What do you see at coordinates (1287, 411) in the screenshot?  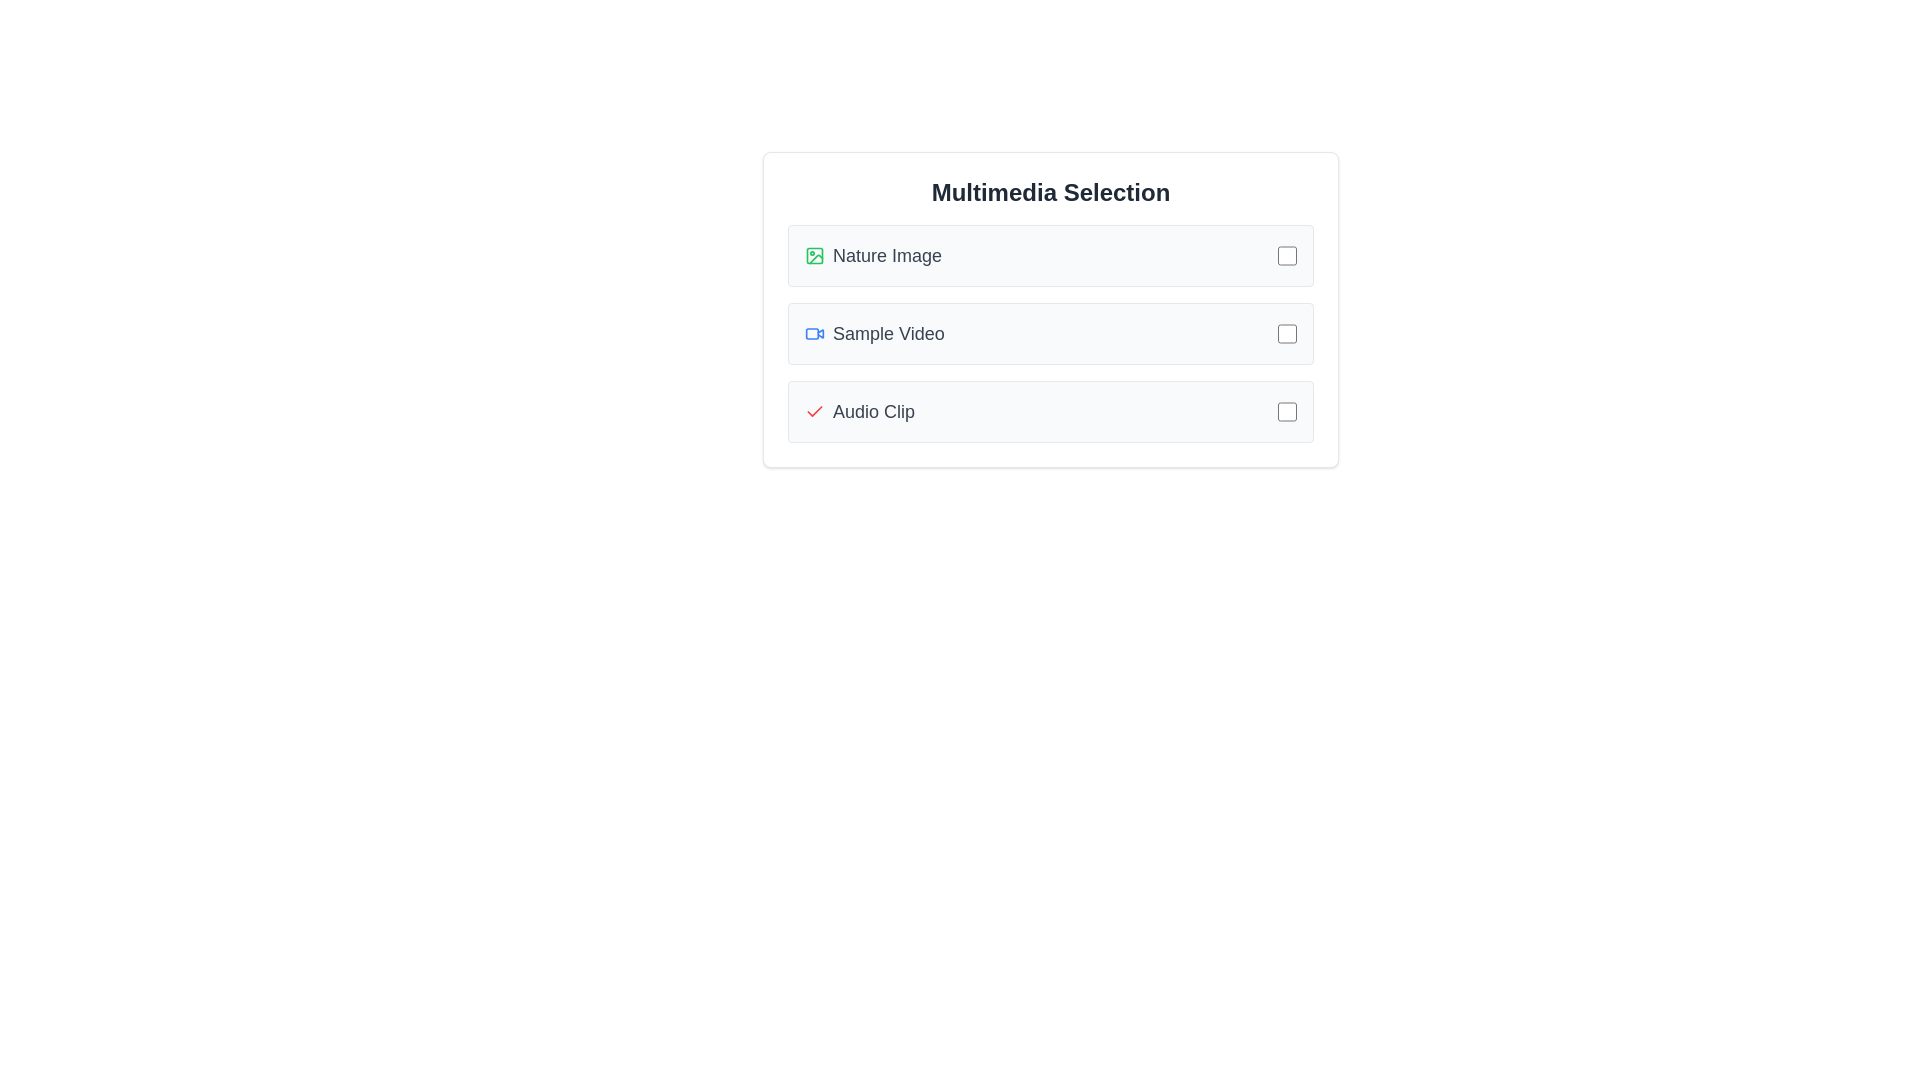 I see `the checkbox located to the far right of the 'Audio Clip' label to check or uncheck it` at bounding box center [1287, 411].